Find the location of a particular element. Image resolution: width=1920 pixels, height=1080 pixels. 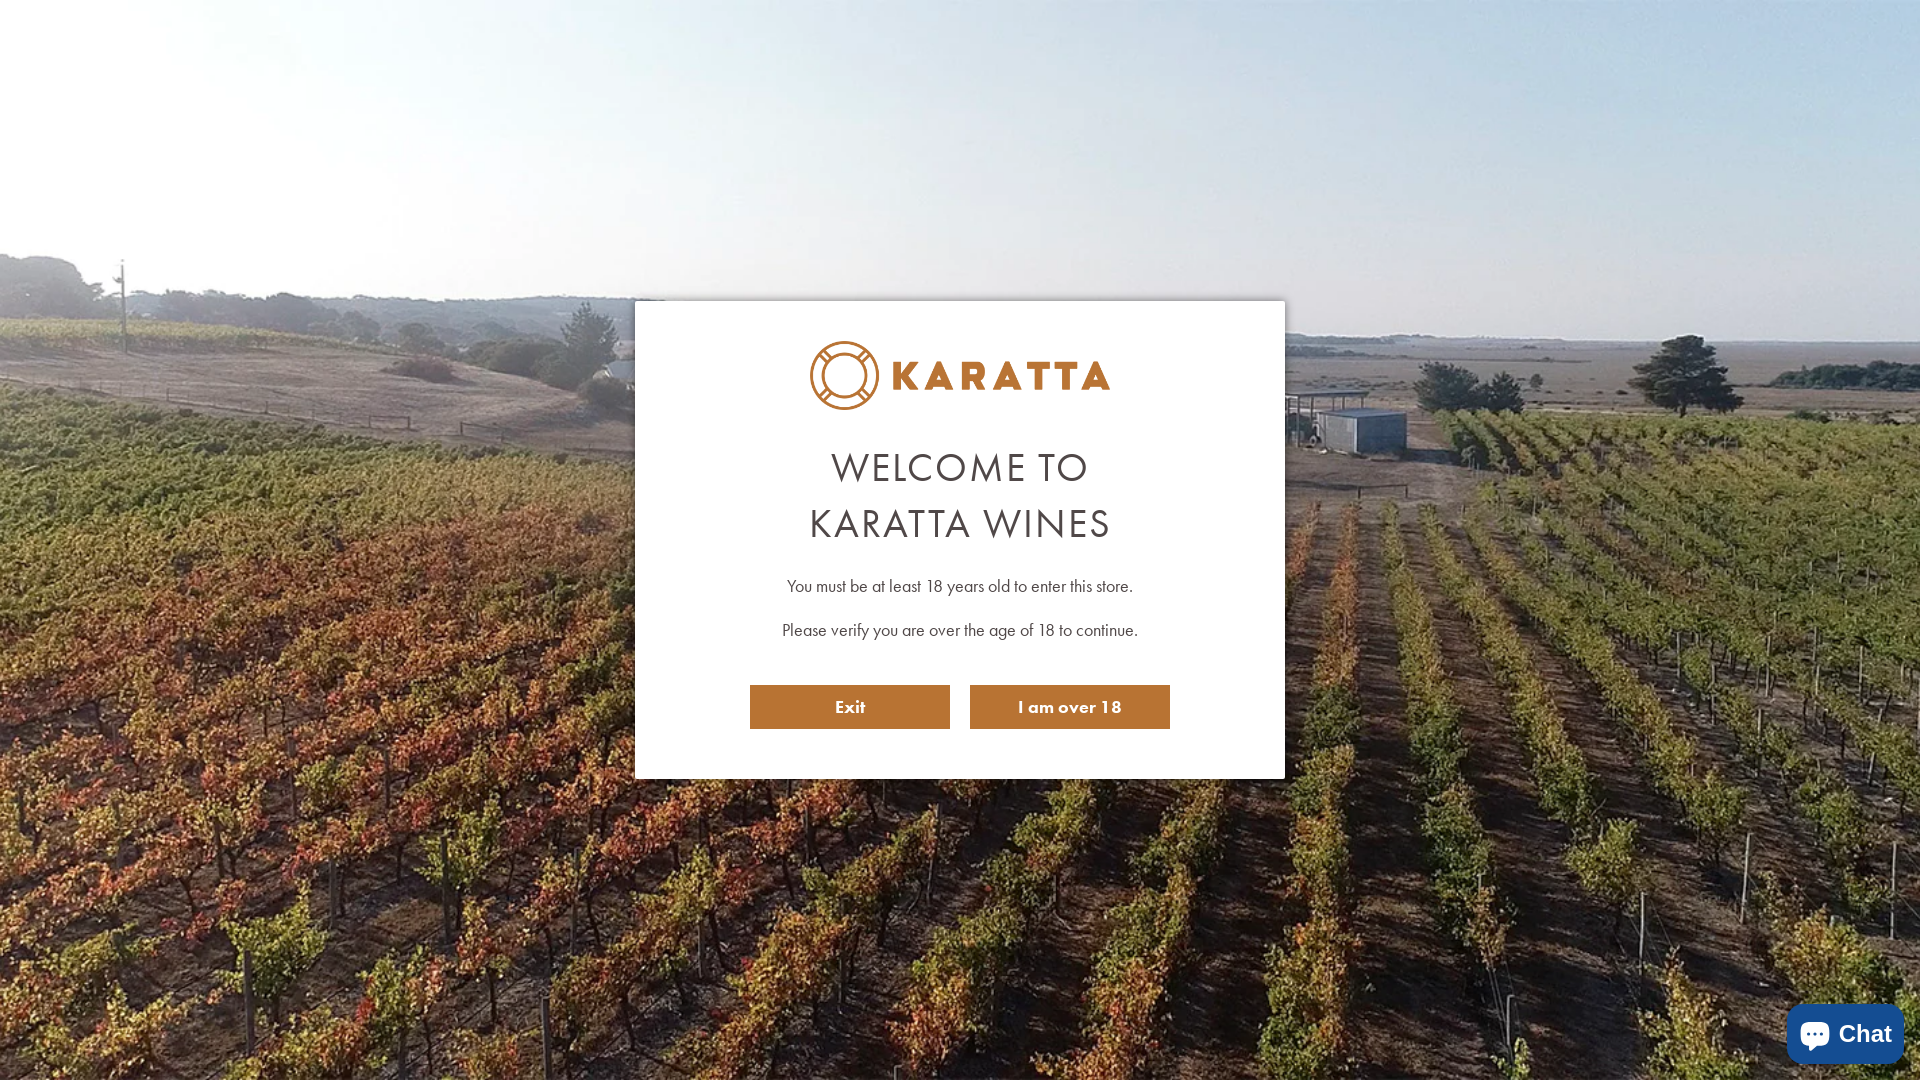

'Exit' is located at coordinates (849, 705).